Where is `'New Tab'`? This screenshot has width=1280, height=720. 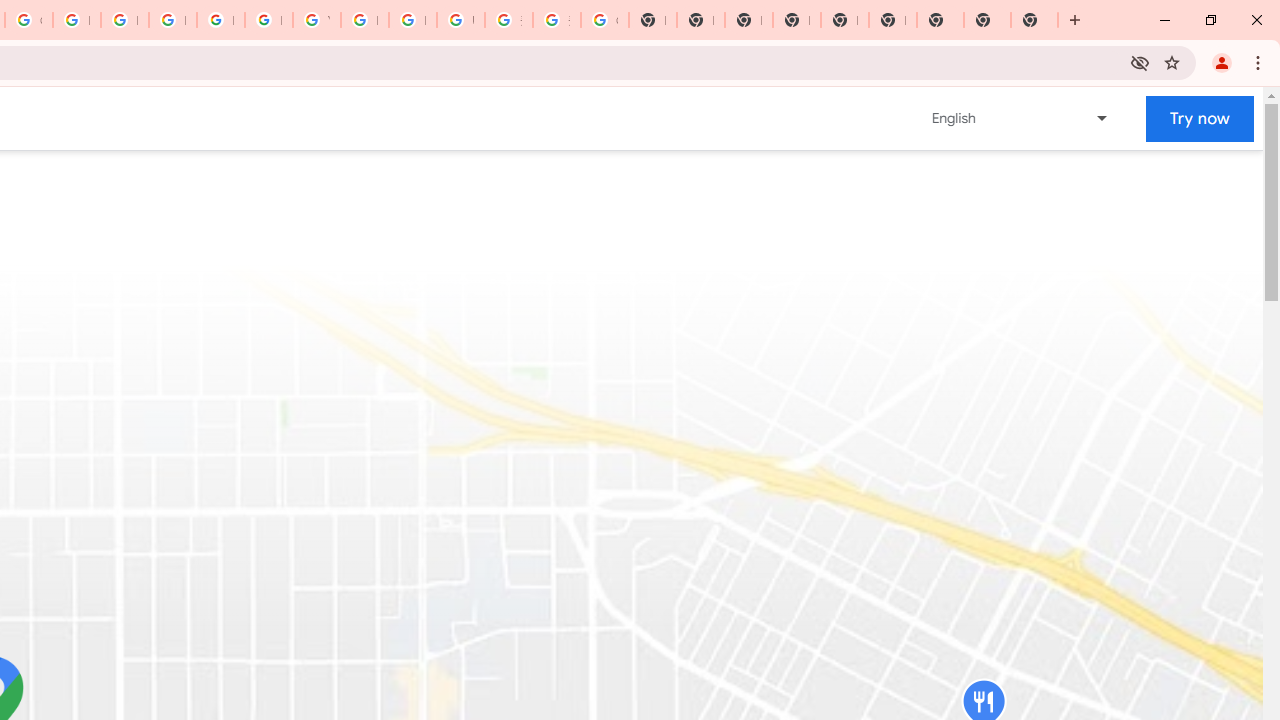 'New Tab' is located at coordinates (1034, 20).